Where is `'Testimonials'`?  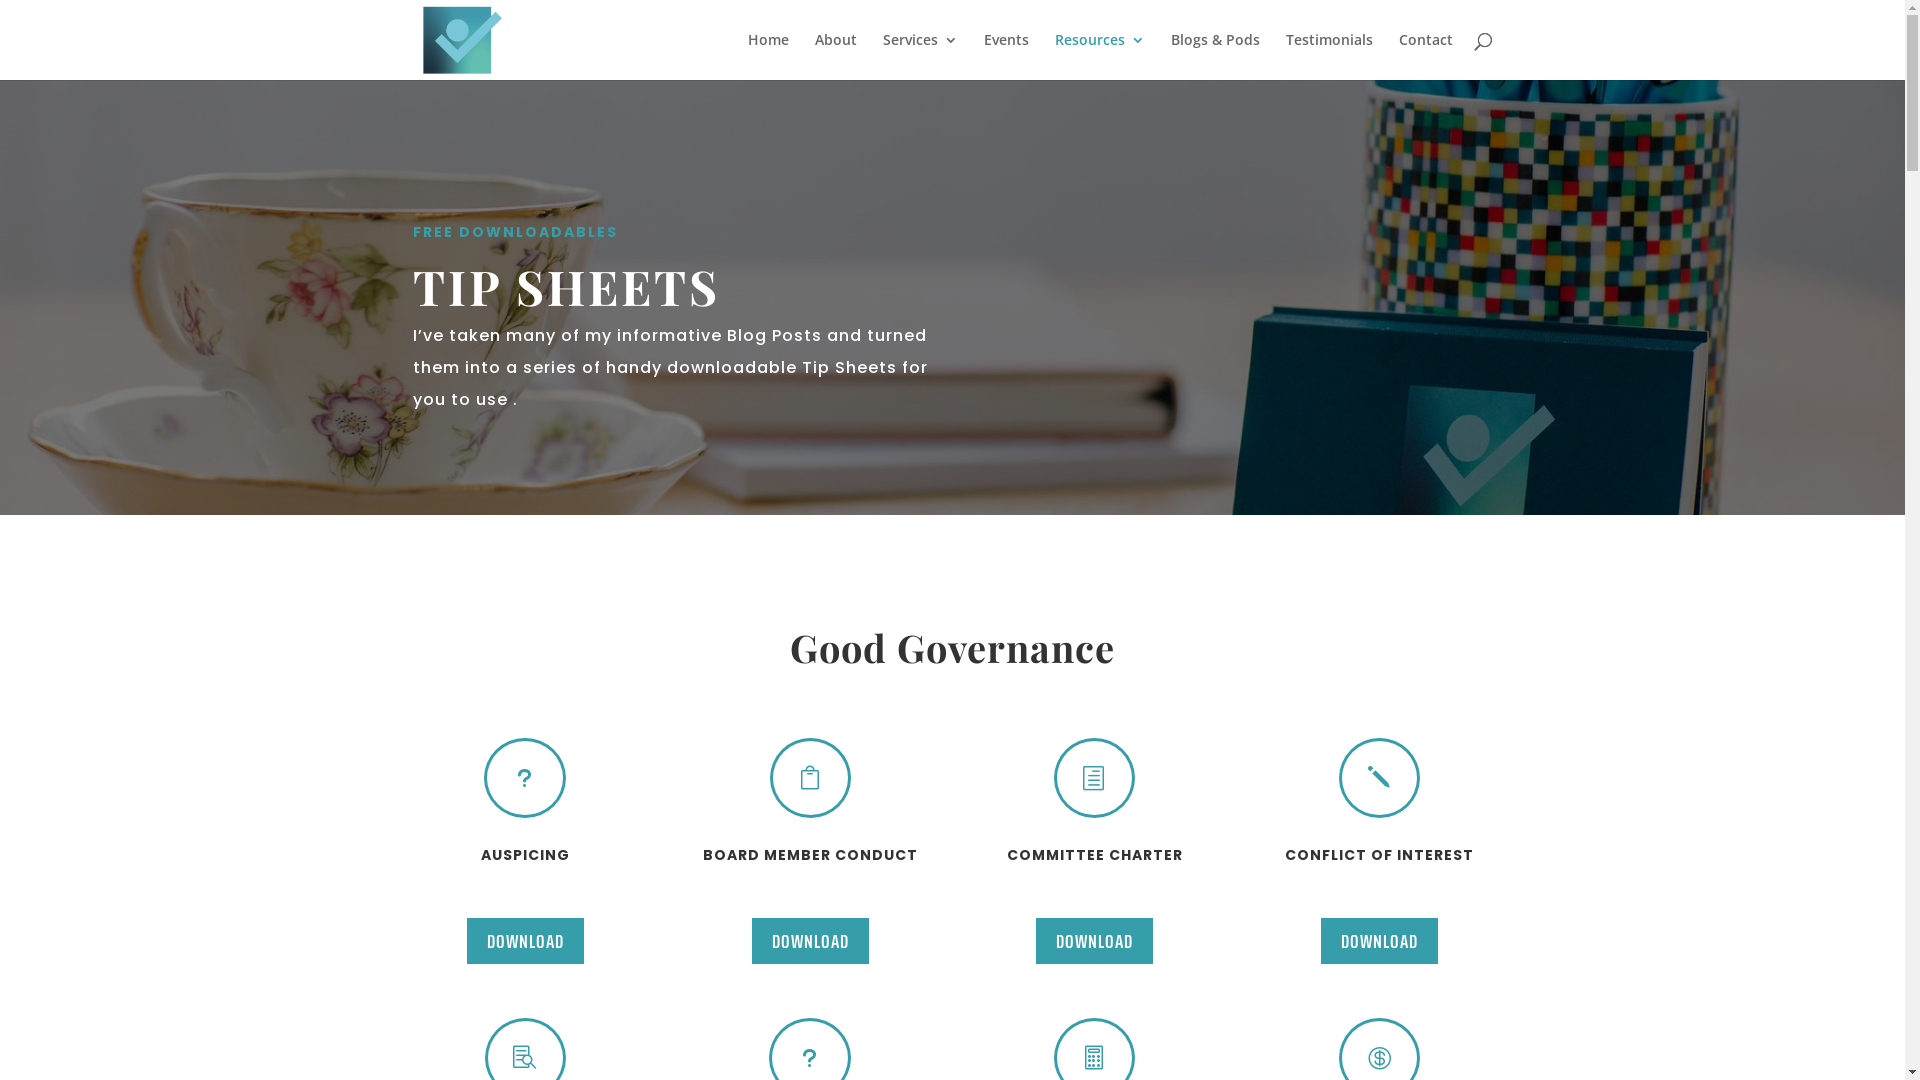
'Testimonials' is located at coordinates (1286, 55).